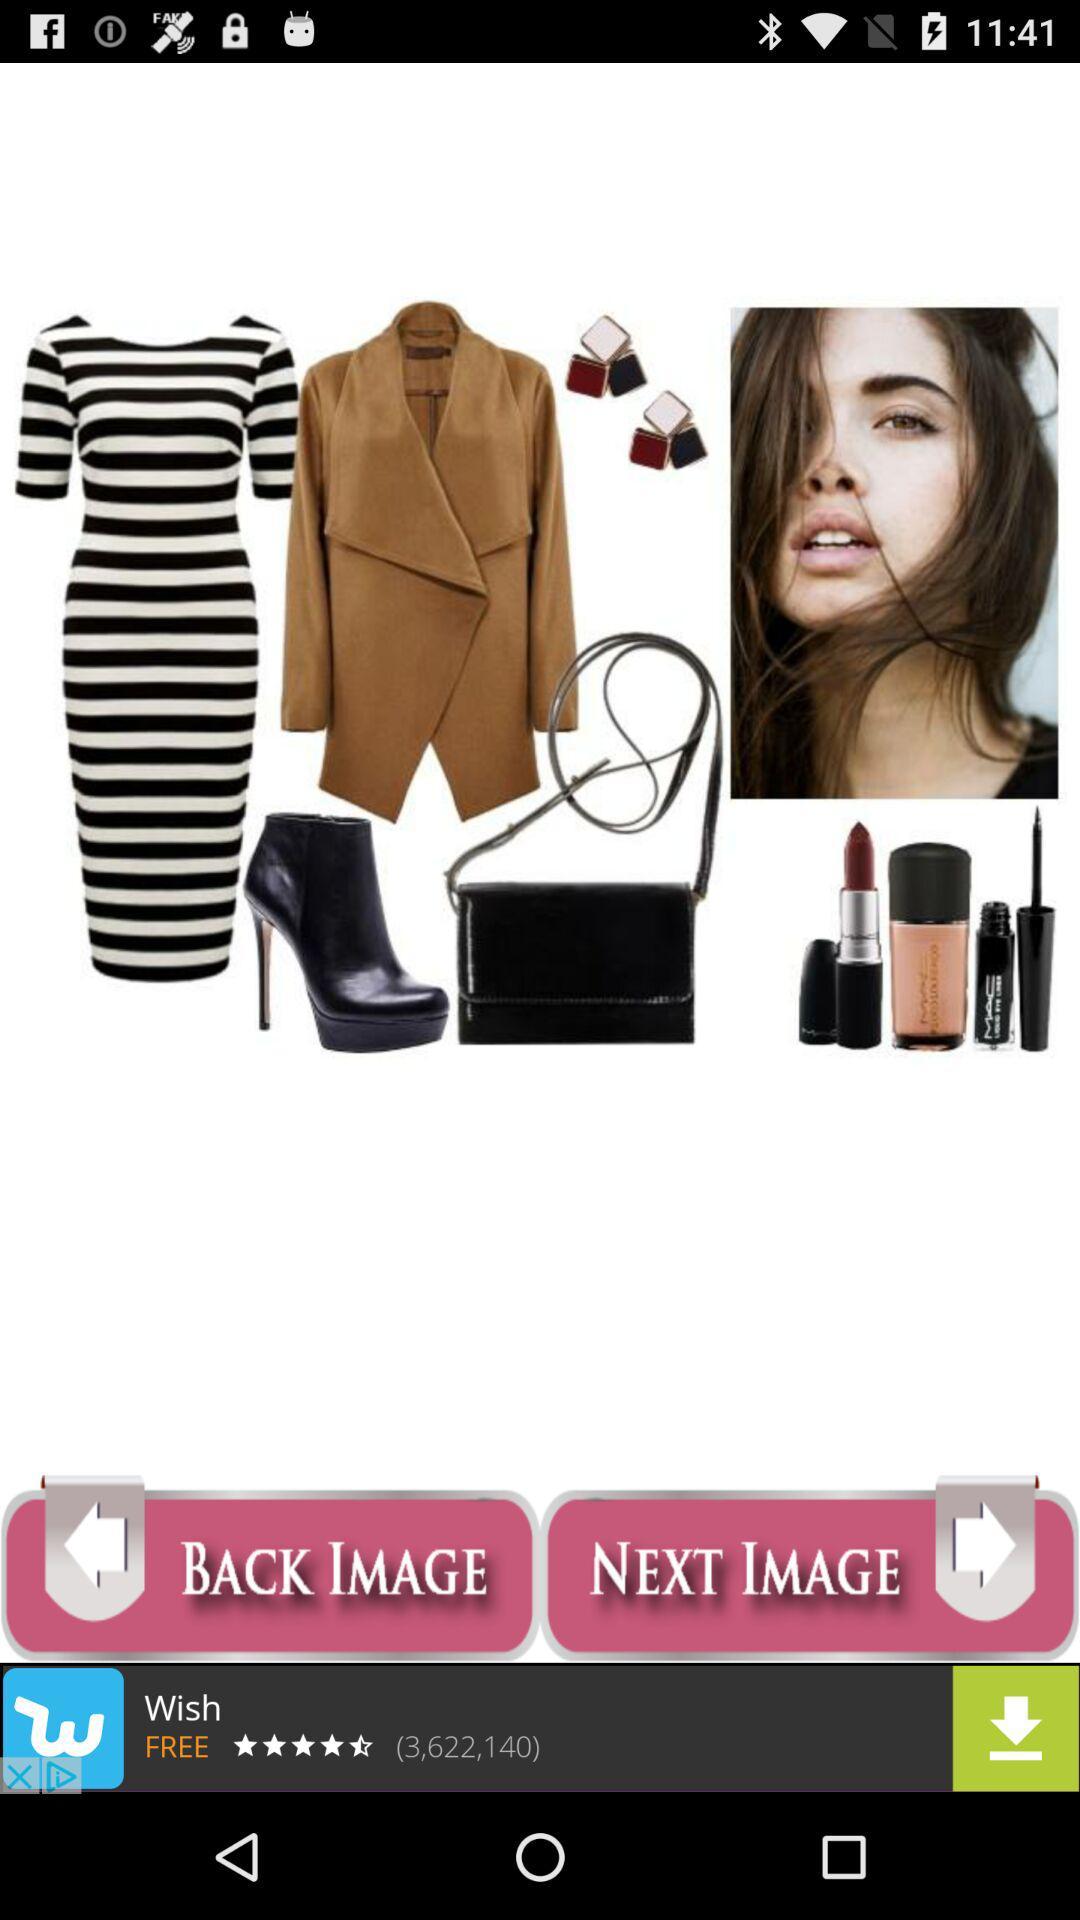 This screenshot has height=1920, width=1080. I want to click on advertisement page, so click(540, 1727).